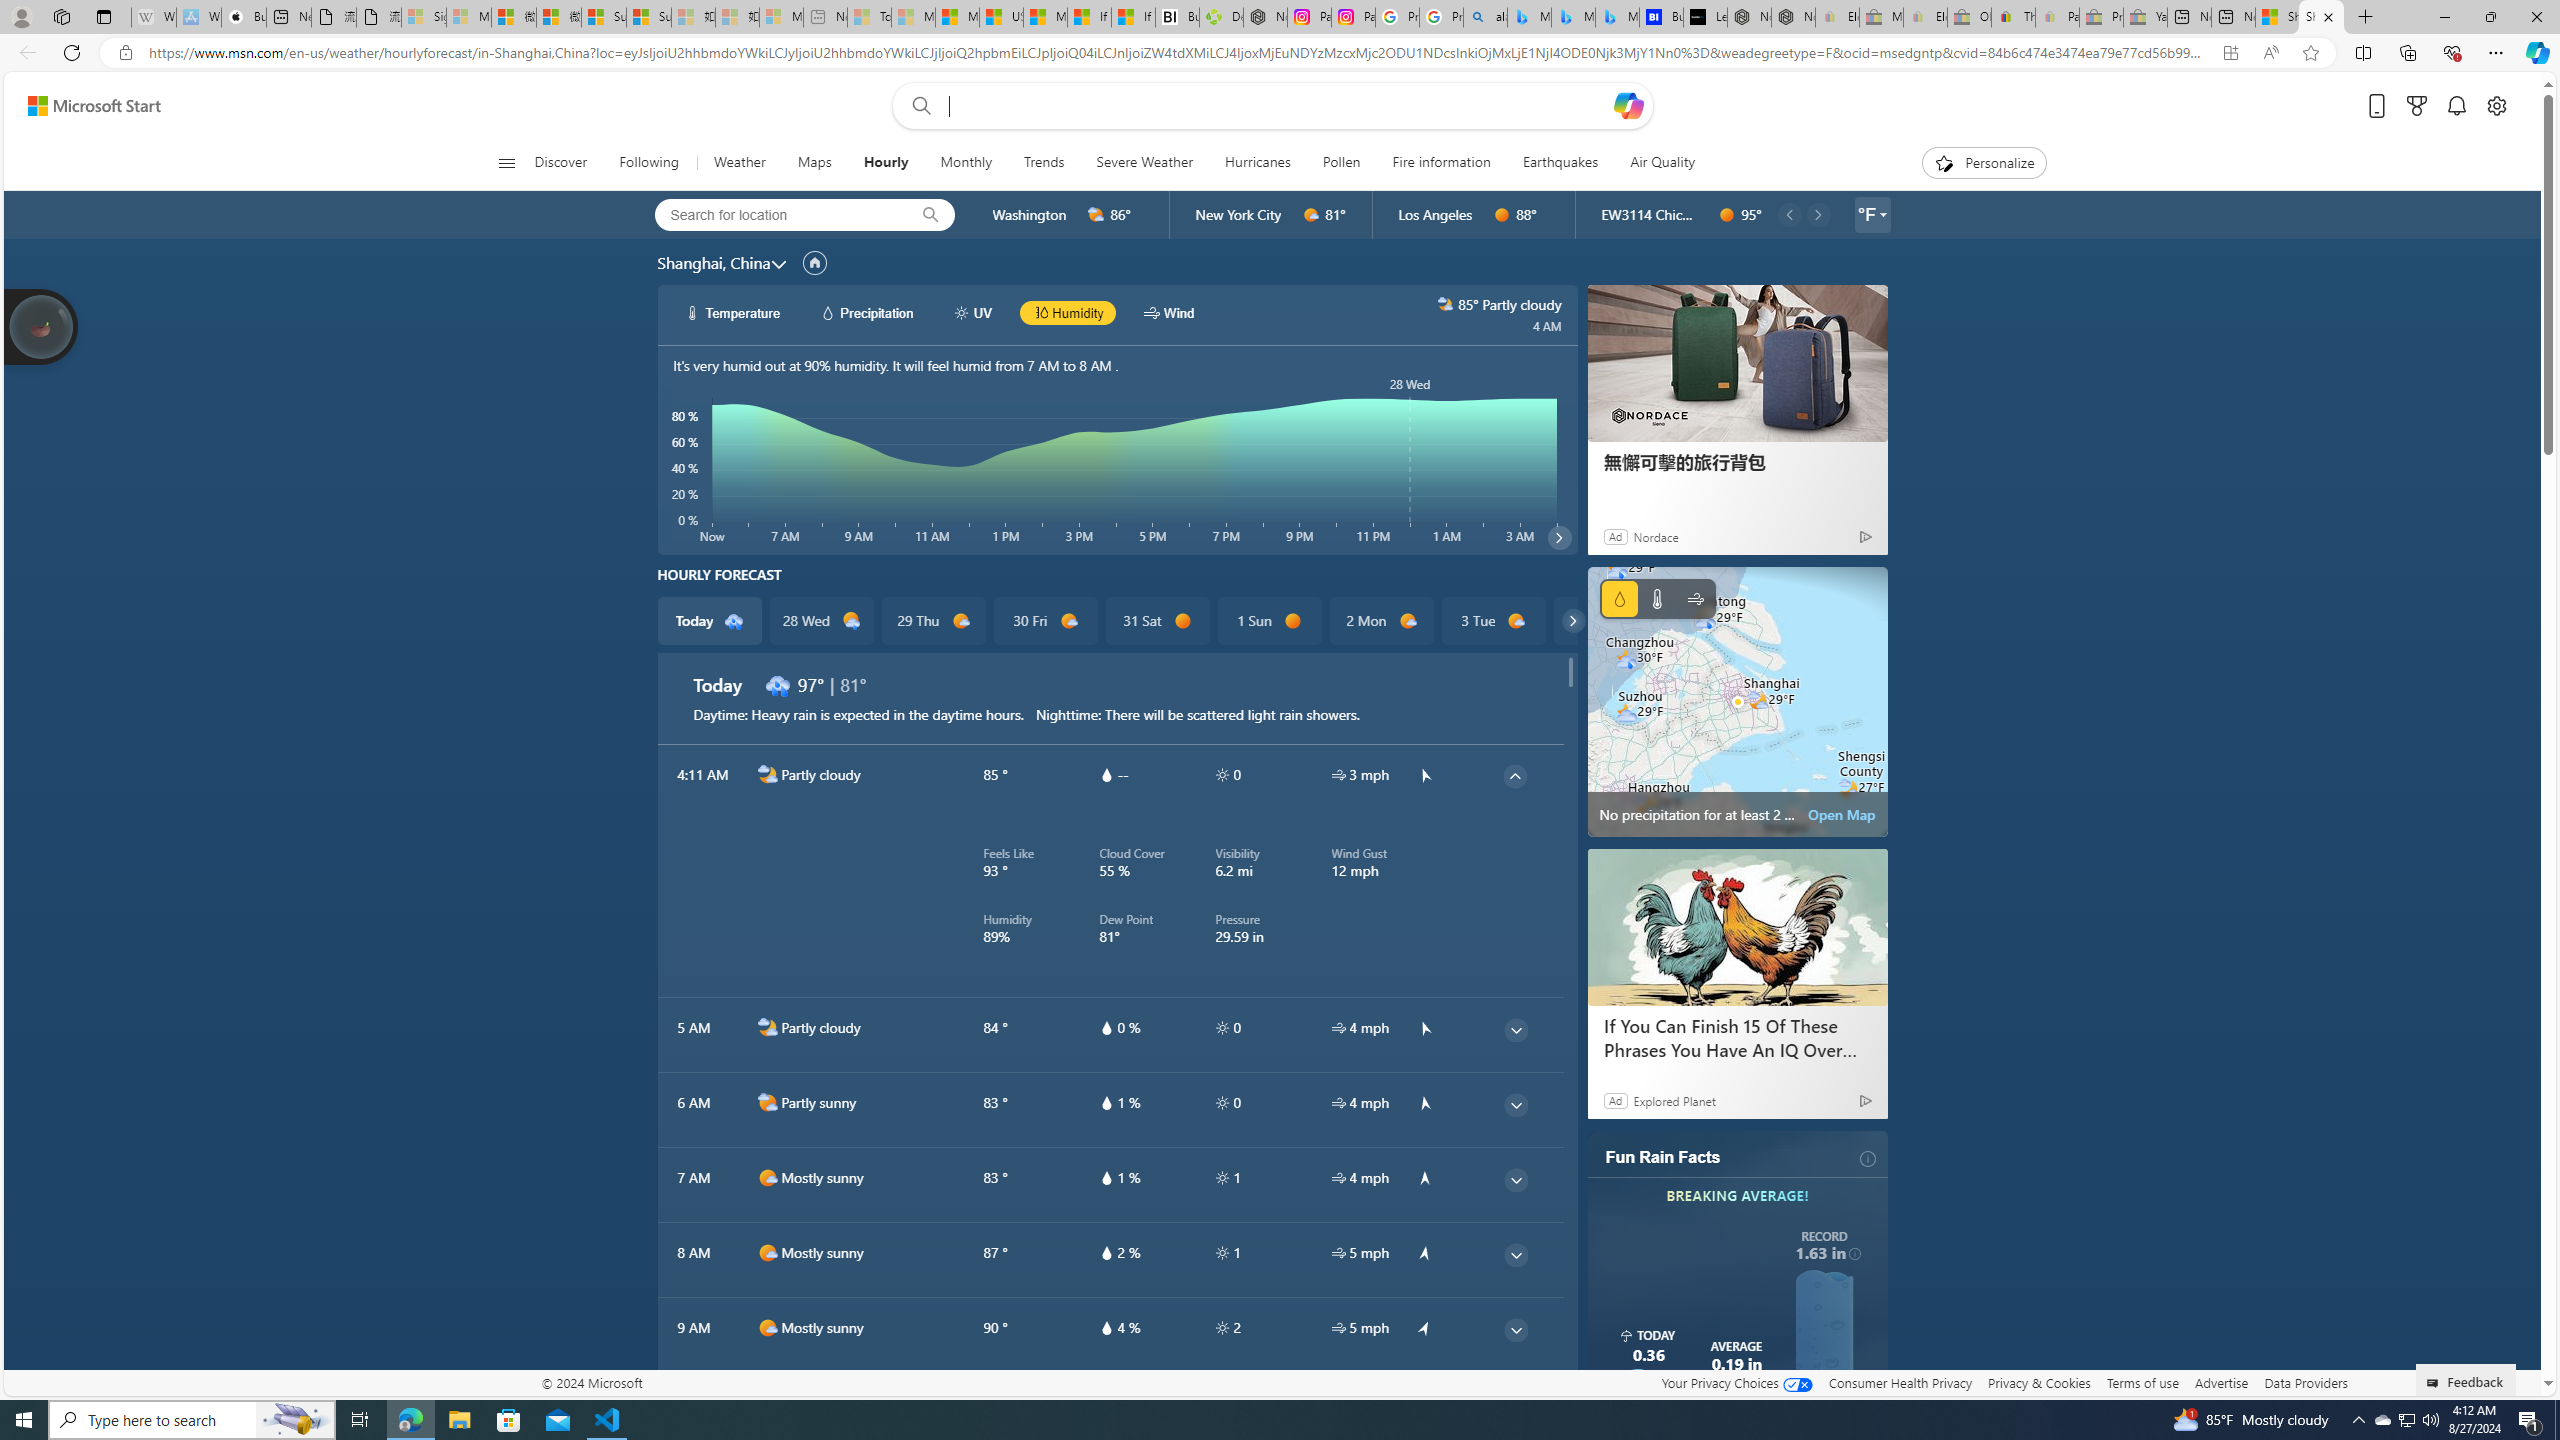 The image size is (2560, 1440). I want to click on 'Microsoft Bing Travel - Shangri-La Hotel Bangkok', so click(1617, 16).